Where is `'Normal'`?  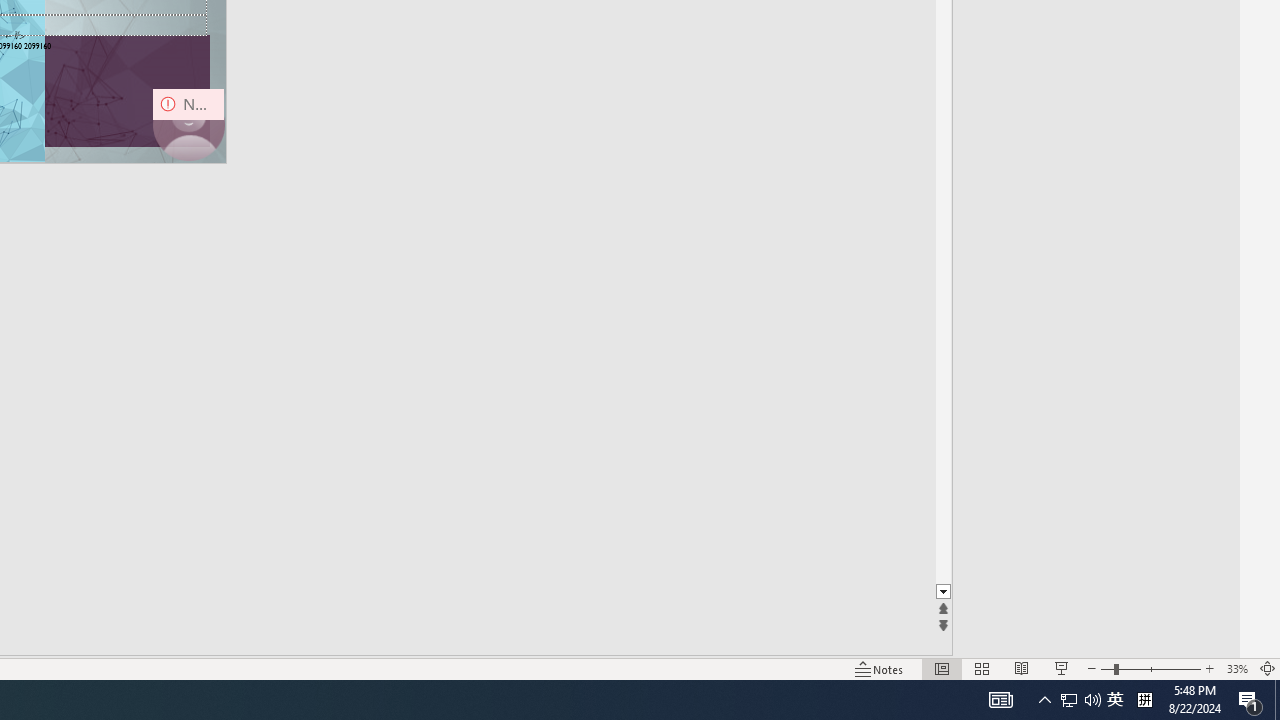
'Normal' is located at coordinates (941, 669).